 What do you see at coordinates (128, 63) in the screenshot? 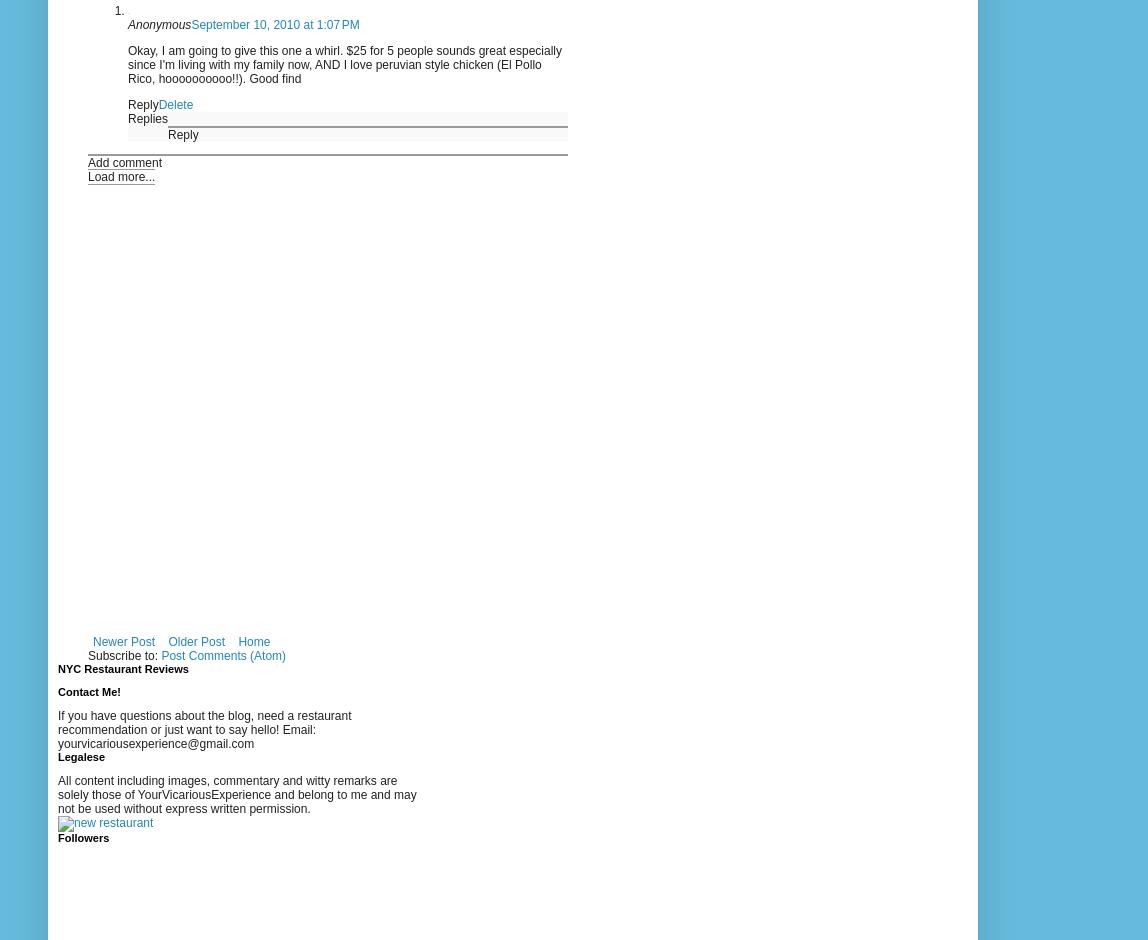
I see `'Okay, I am going to give this one a whirl. $25 for 5 people sounds great especially since I'm living with my family now, AND I love peruvian style chicken (El Pollo Rico, hoooooooooo!!). Good find'` at bounding box center [128, 63].